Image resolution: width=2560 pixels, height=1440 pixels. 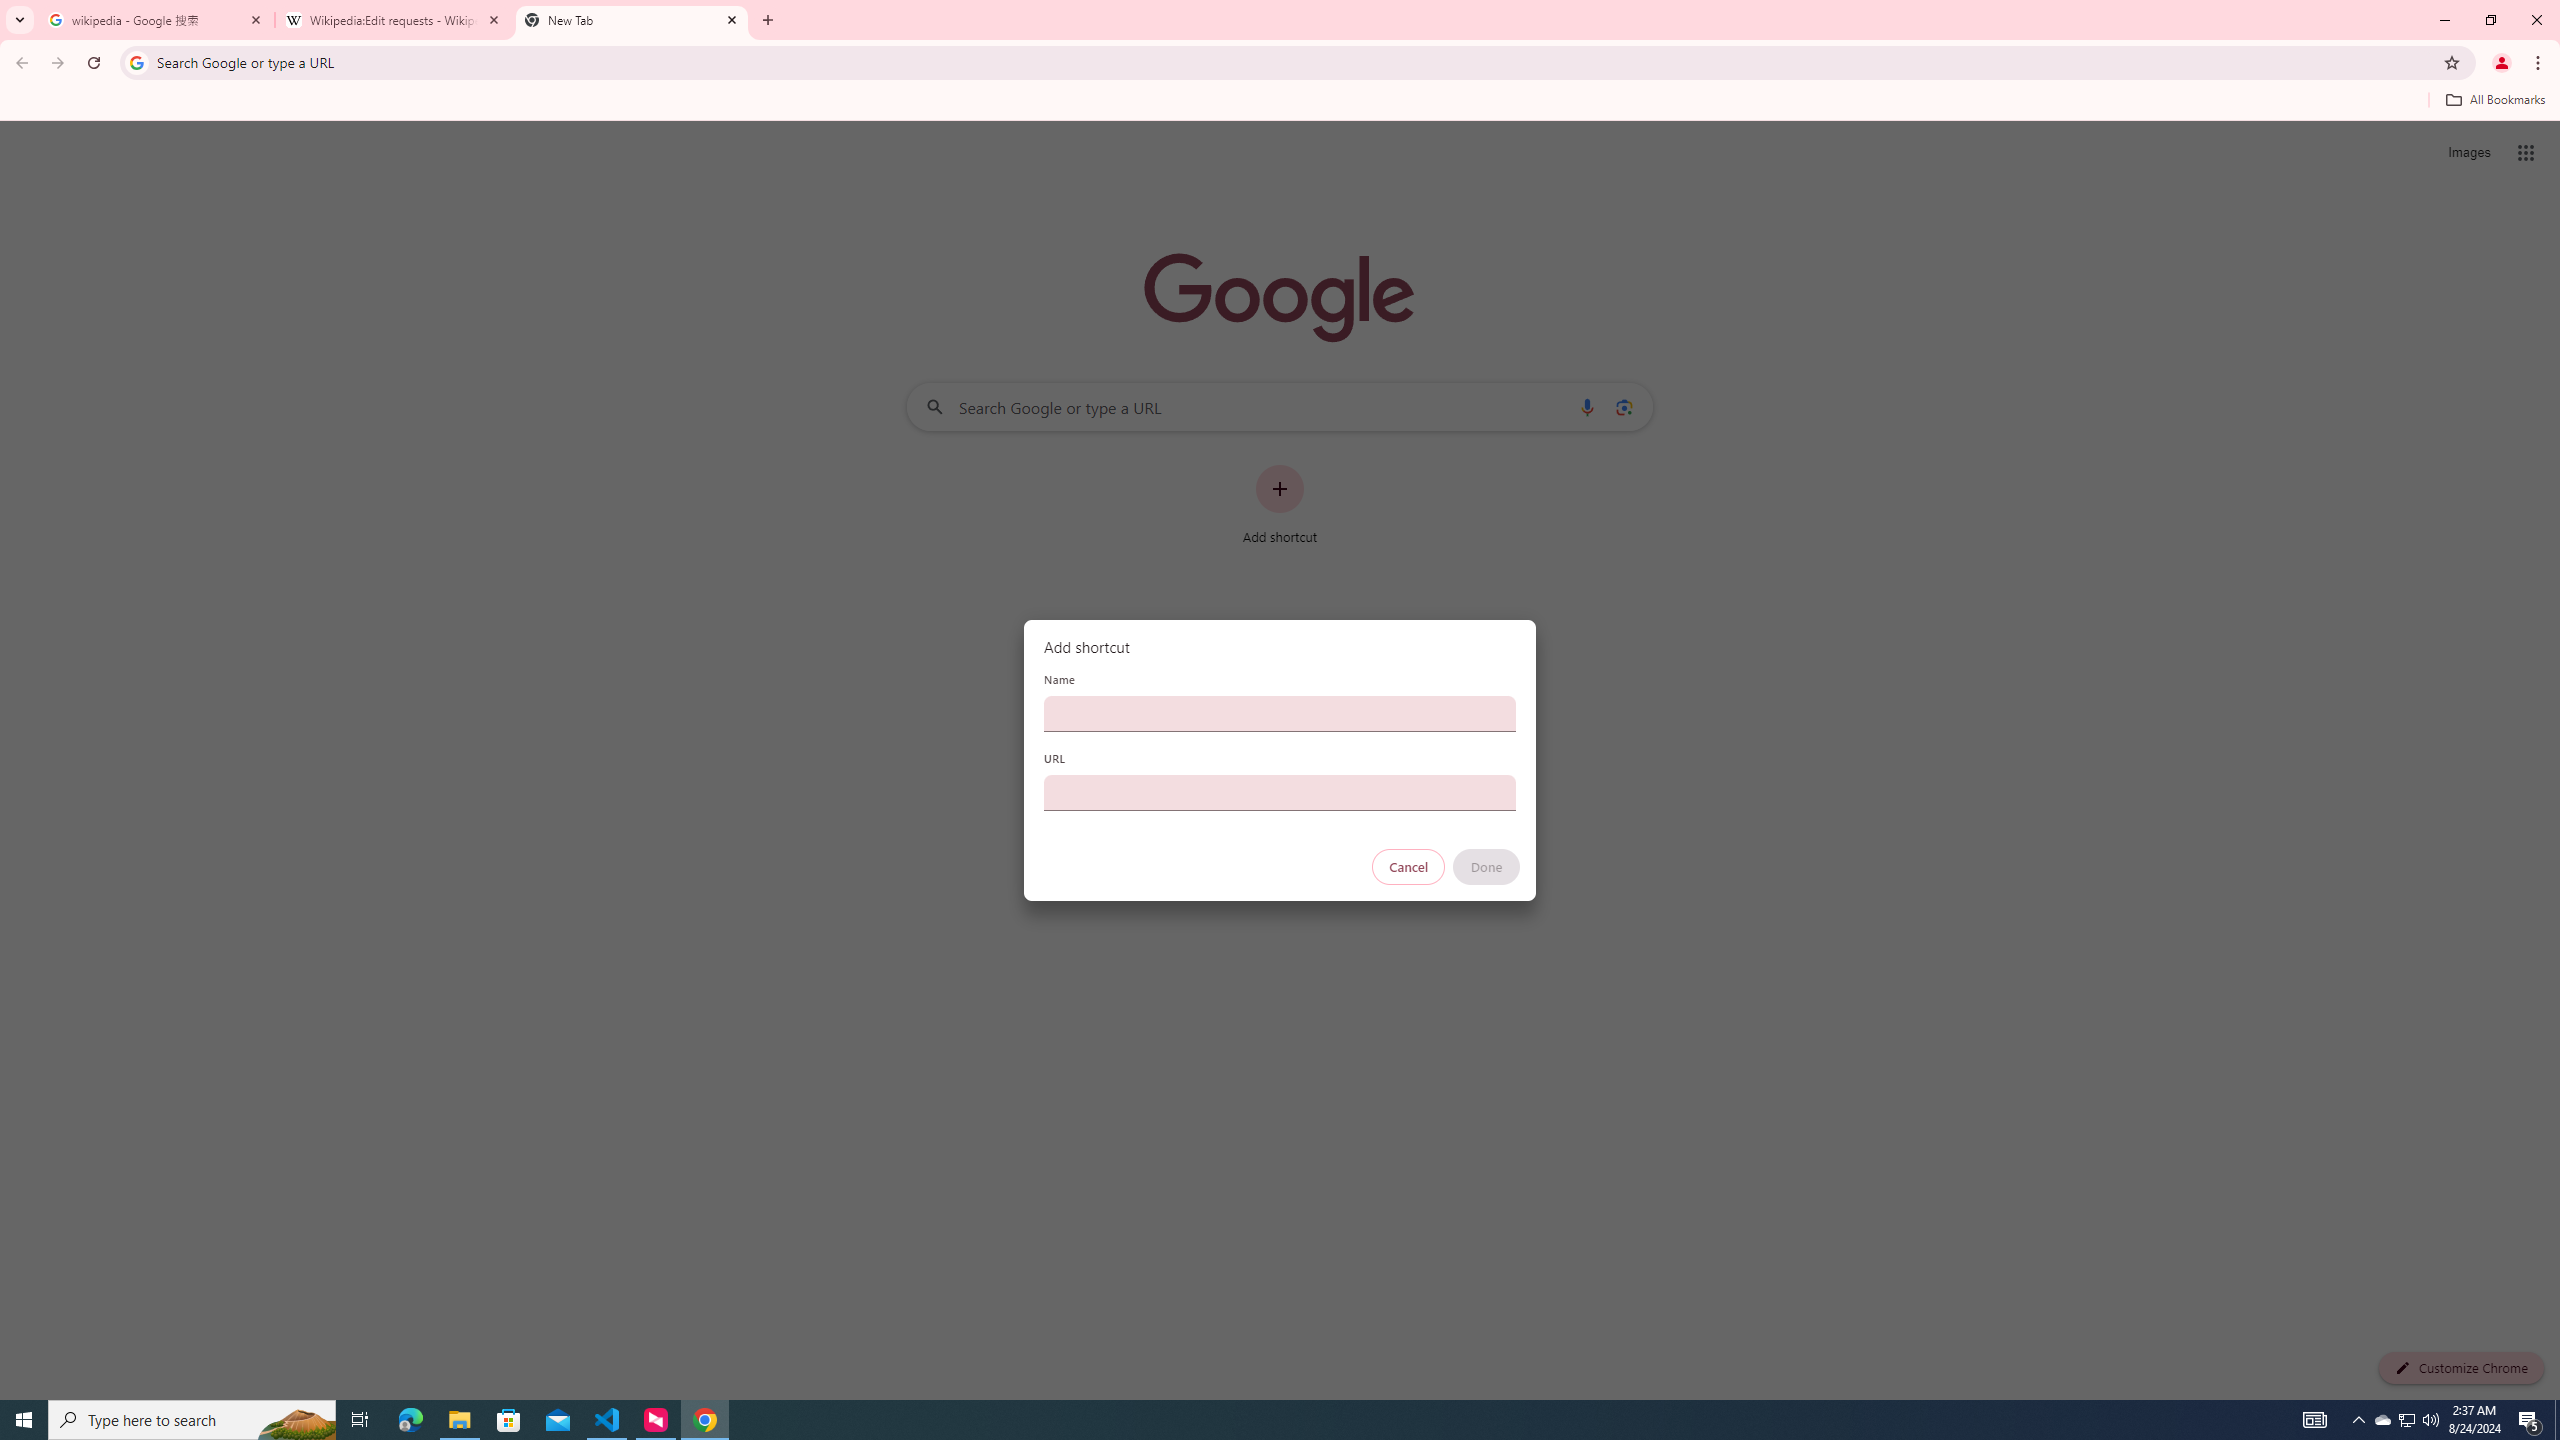 What do you see at coordinates (631, 19) in the screenshot?
I see `'New Tab'` at bounding box center [631, 19].